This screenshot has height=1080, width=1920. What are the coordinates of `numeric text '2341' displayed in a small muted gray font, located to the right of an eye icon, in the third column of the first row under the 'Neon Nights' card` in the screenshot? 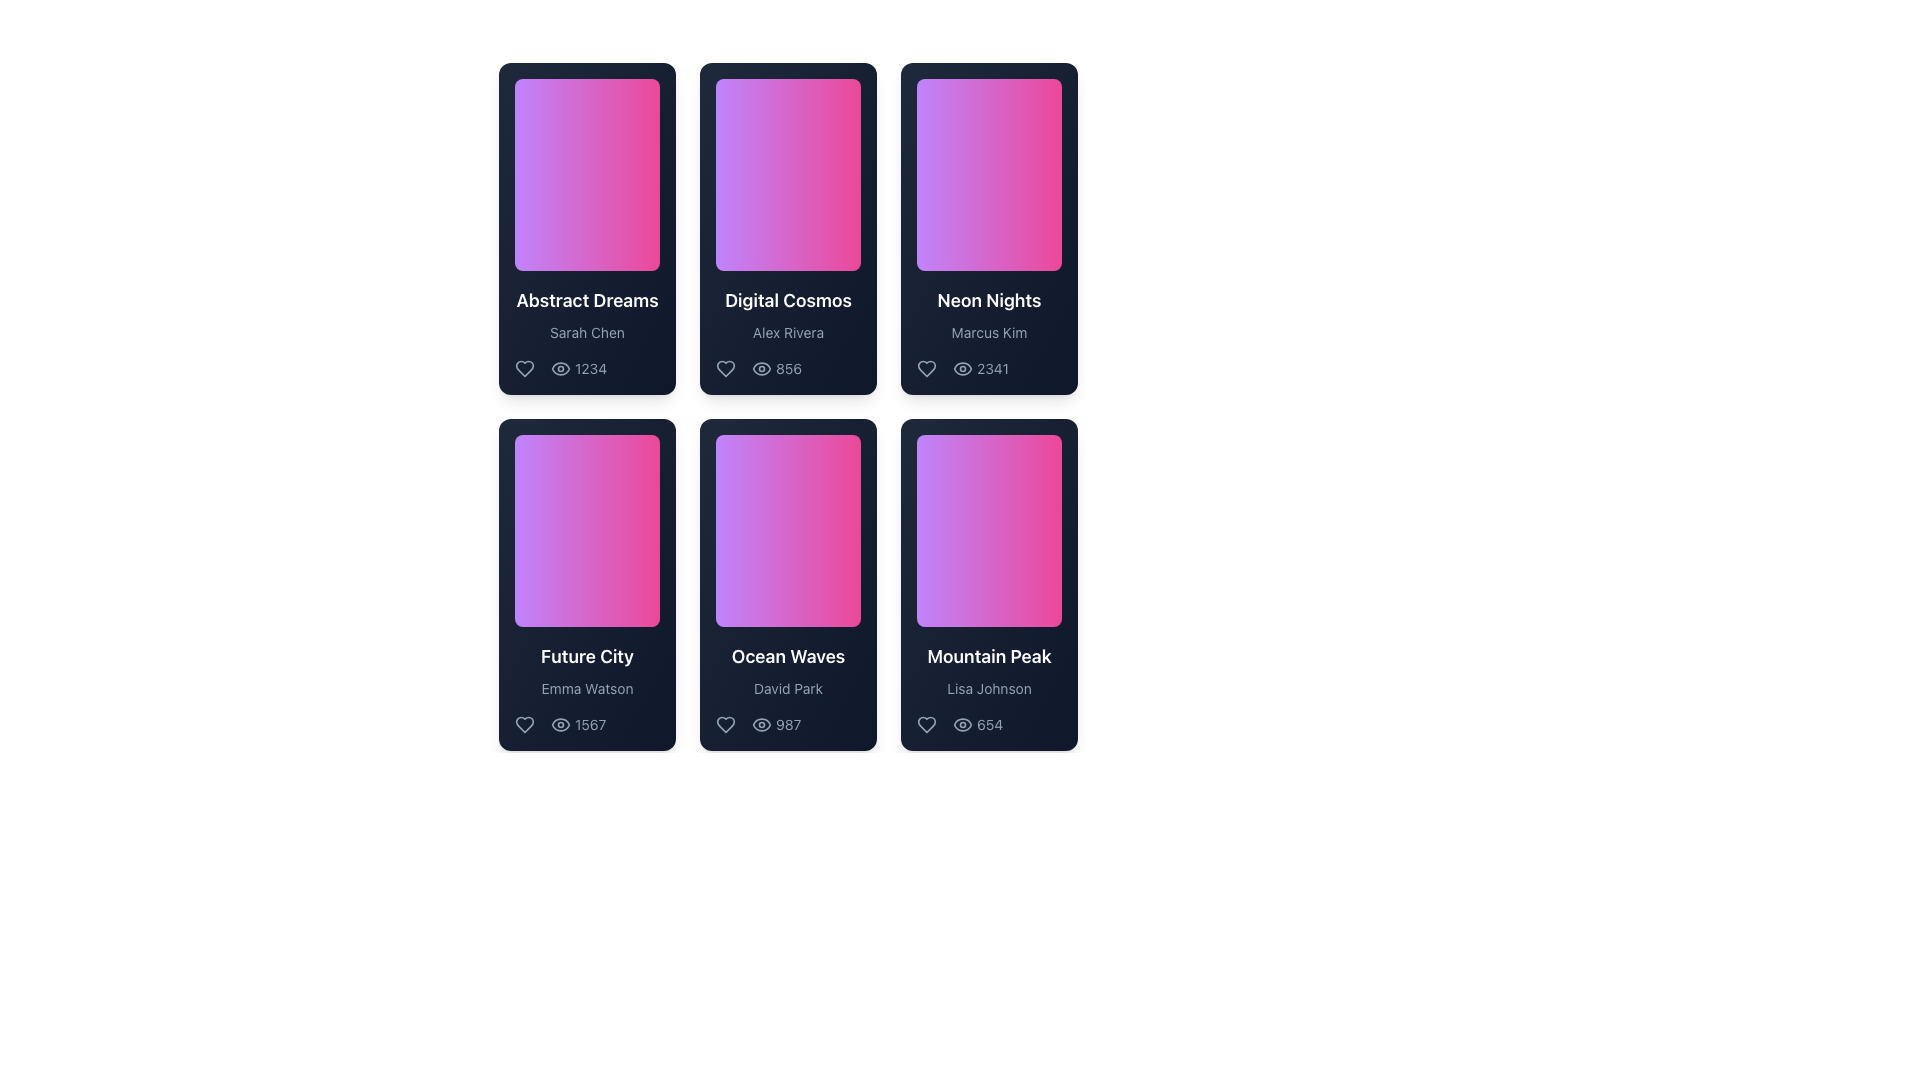 It's located at (993, 369).